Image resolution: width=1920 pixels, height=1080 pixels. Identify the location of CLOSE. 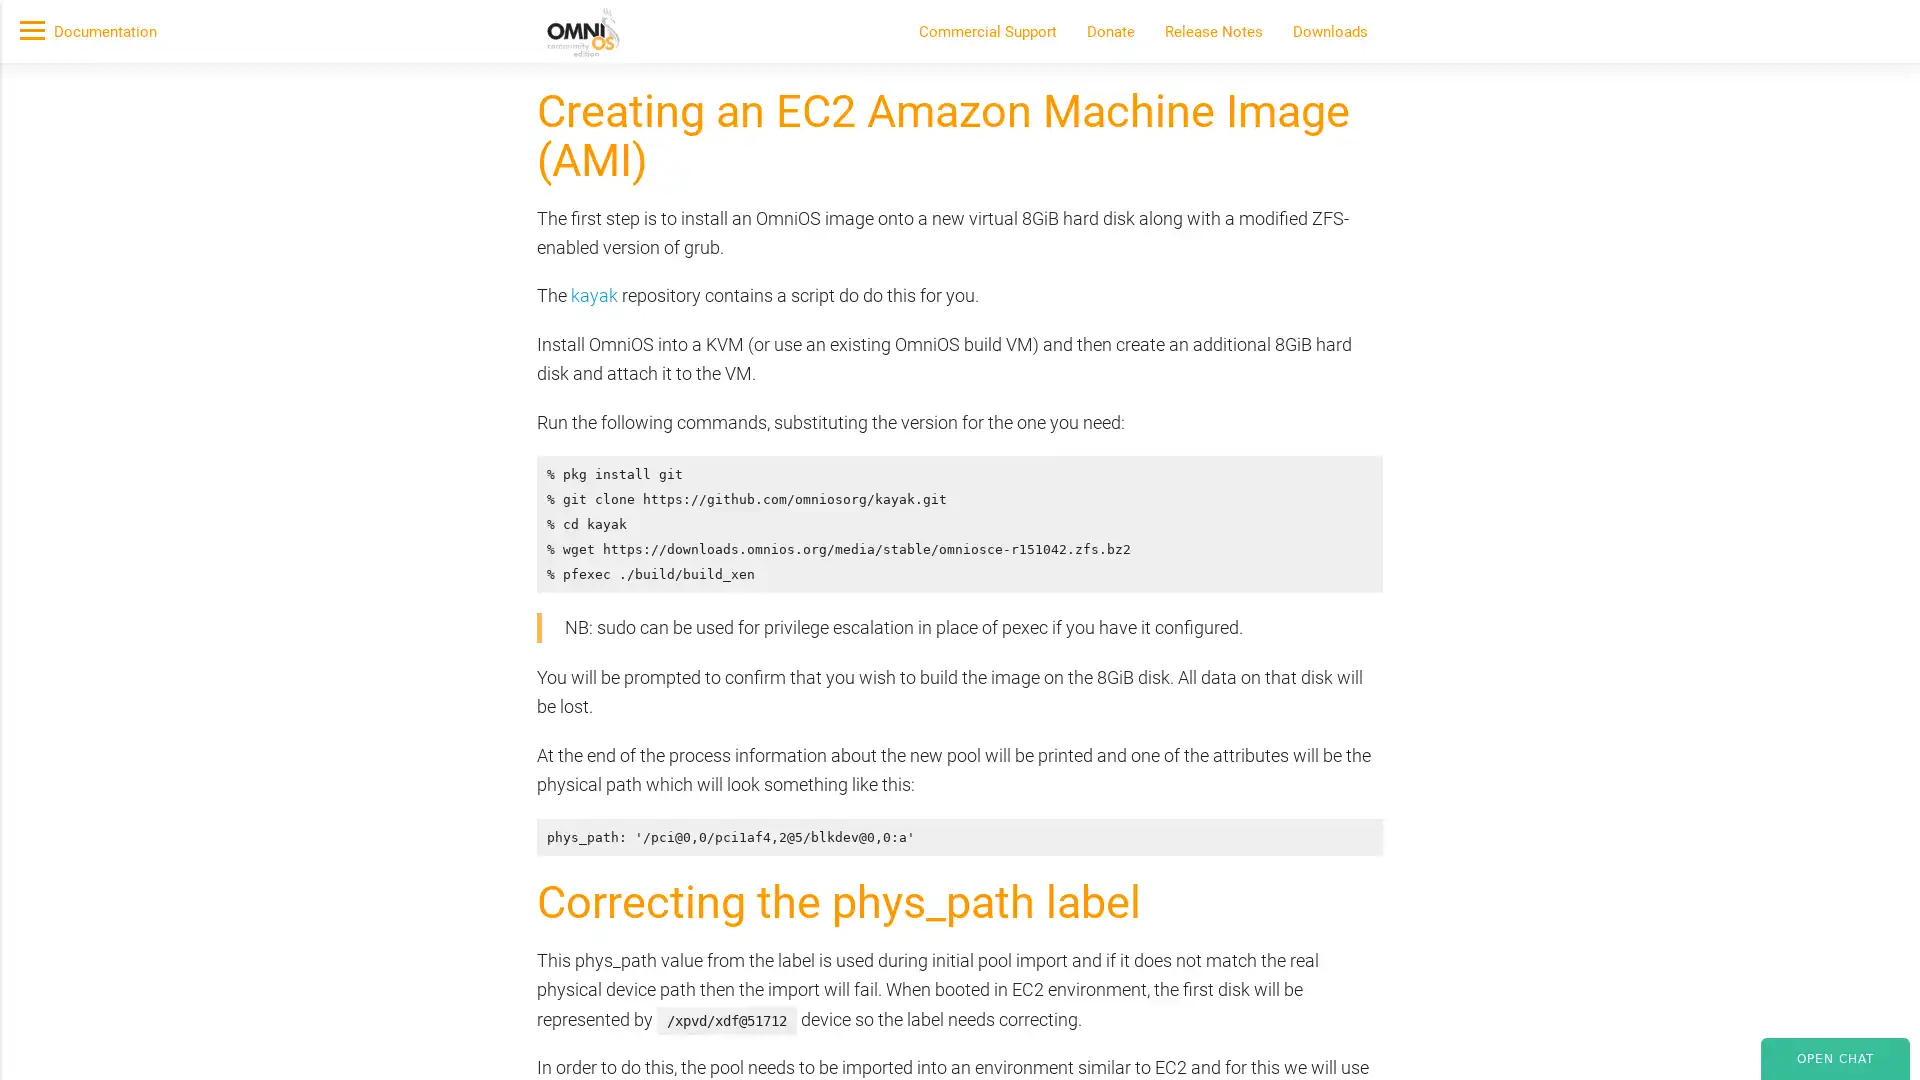
(1428, 297).